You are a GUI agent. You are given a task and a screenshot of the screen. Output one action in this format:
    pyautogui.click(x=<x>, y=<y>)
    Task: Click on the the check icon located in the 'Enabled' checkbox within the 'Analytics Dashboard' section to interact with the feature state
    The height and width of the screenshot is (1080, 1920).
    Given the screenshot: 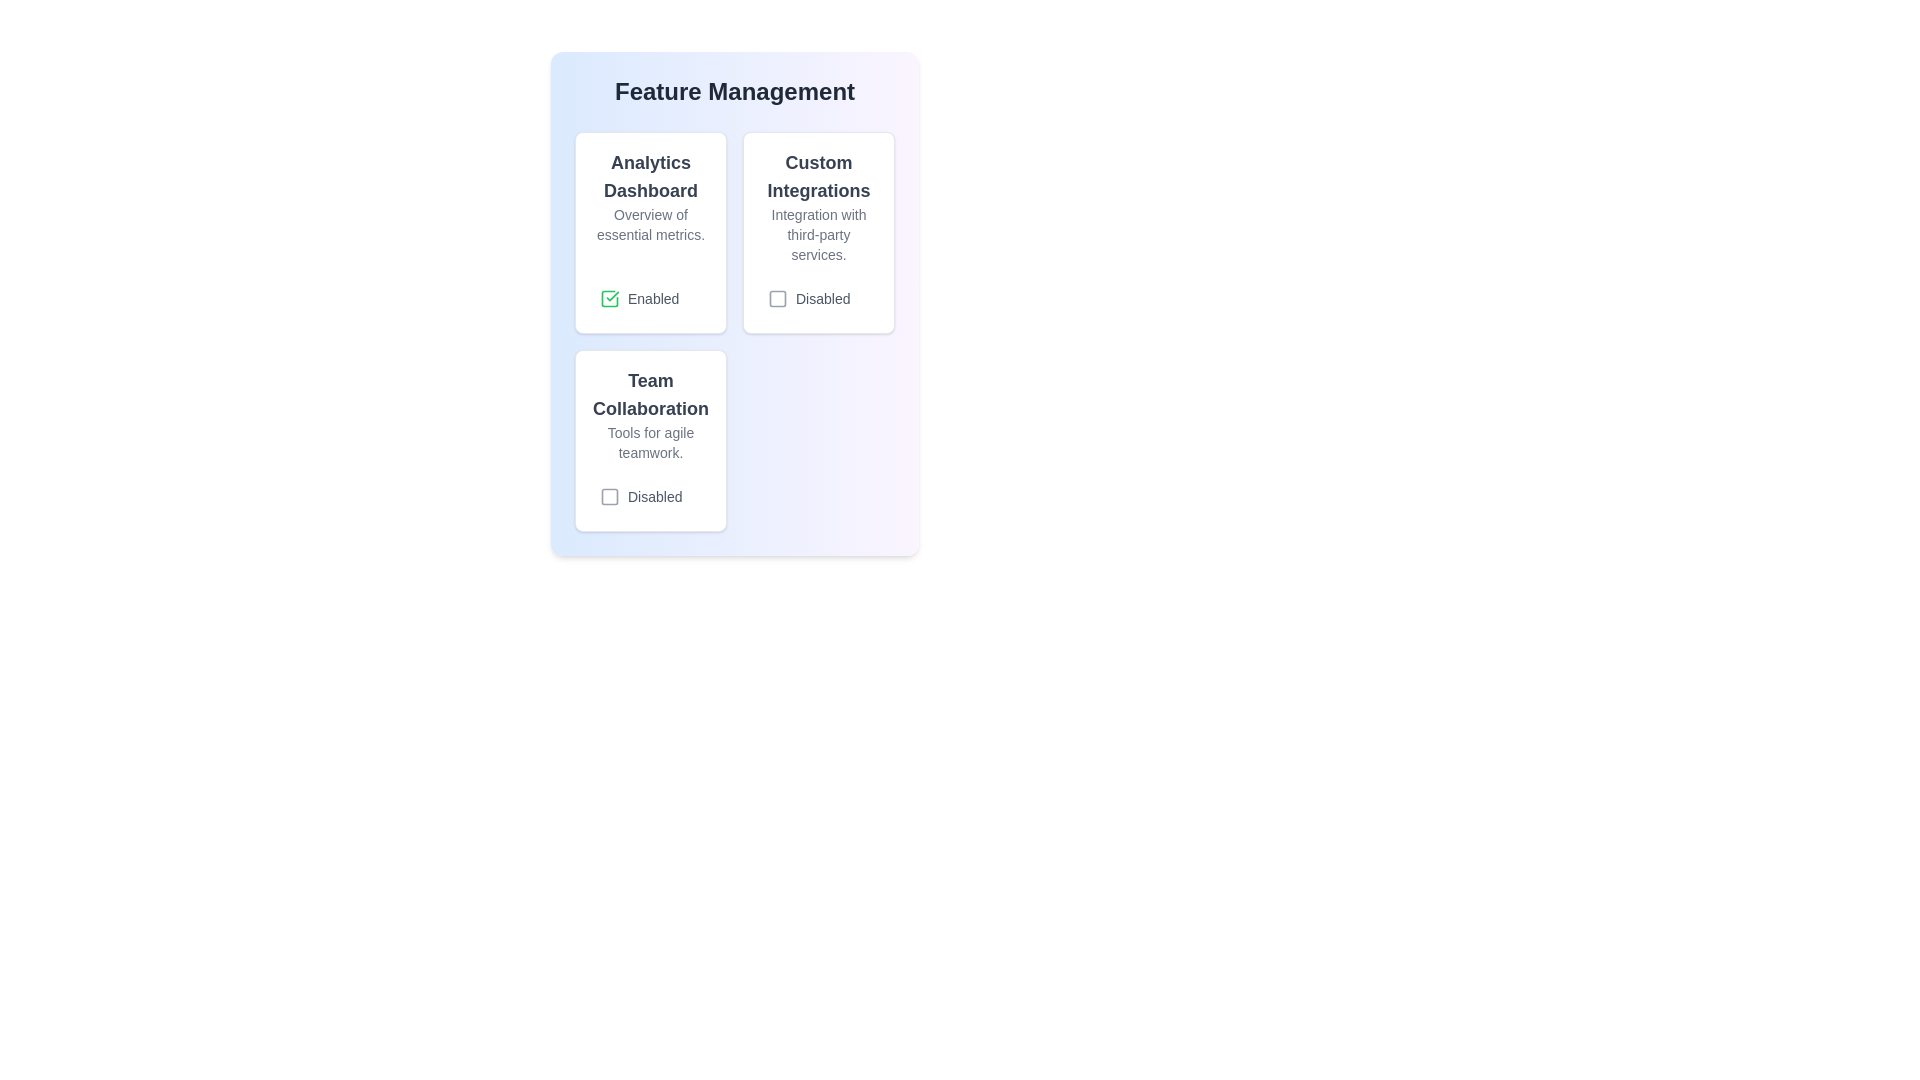 What is the action you would take?
    pyautogui.click(x=608, y=299)
    